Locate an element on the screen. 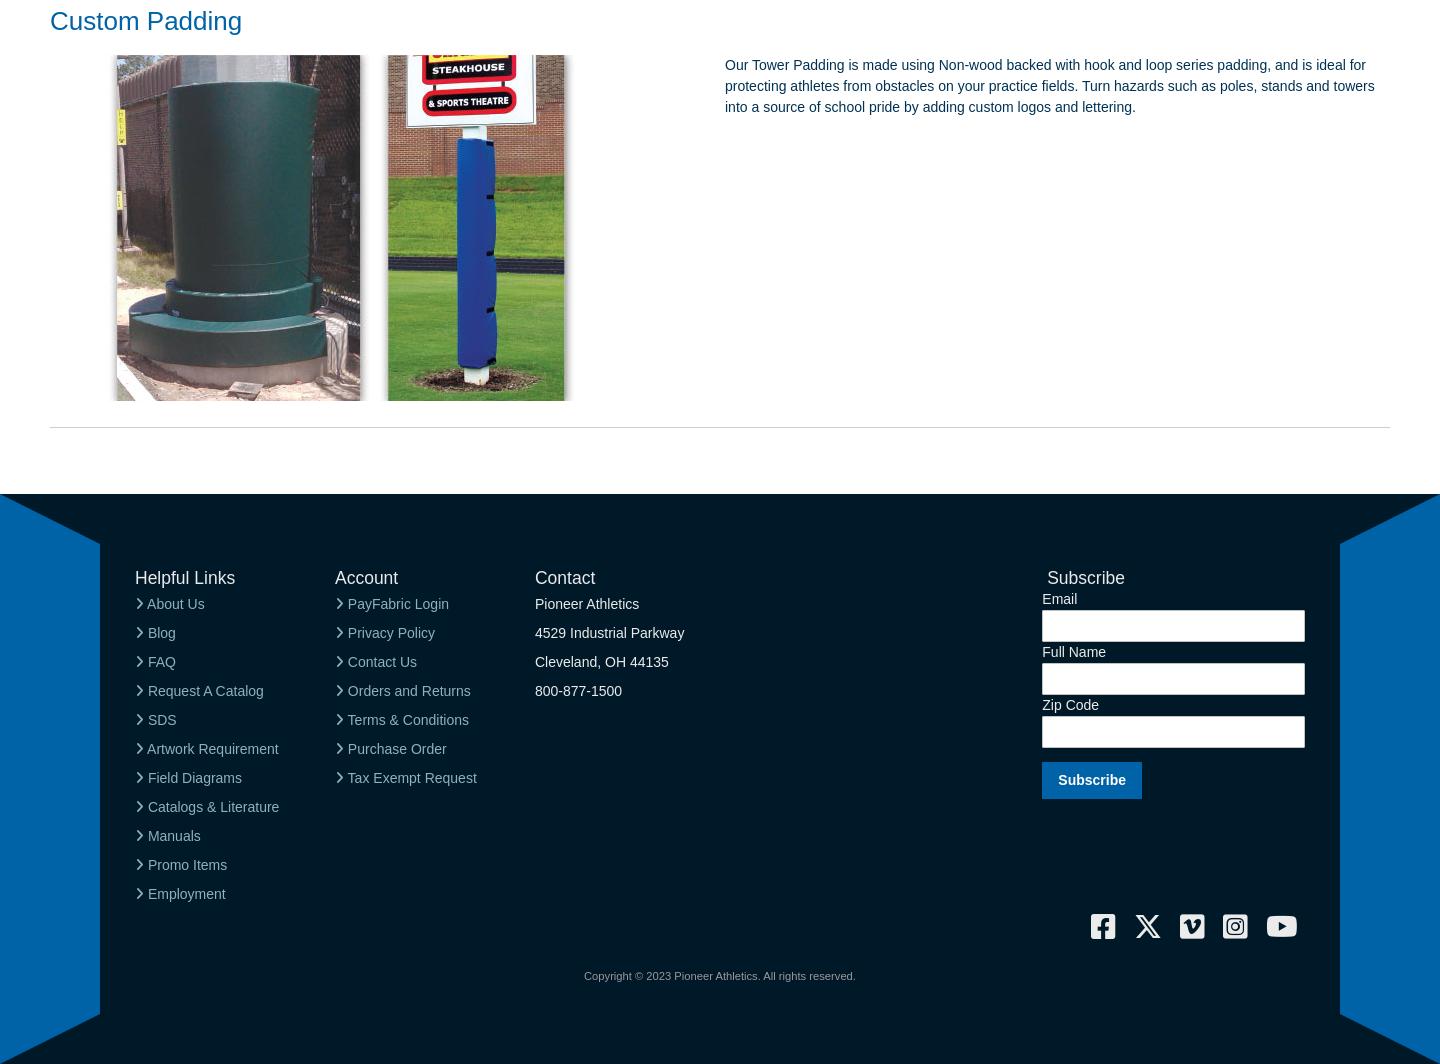  'Blog' is located at coordinates (143, 632).